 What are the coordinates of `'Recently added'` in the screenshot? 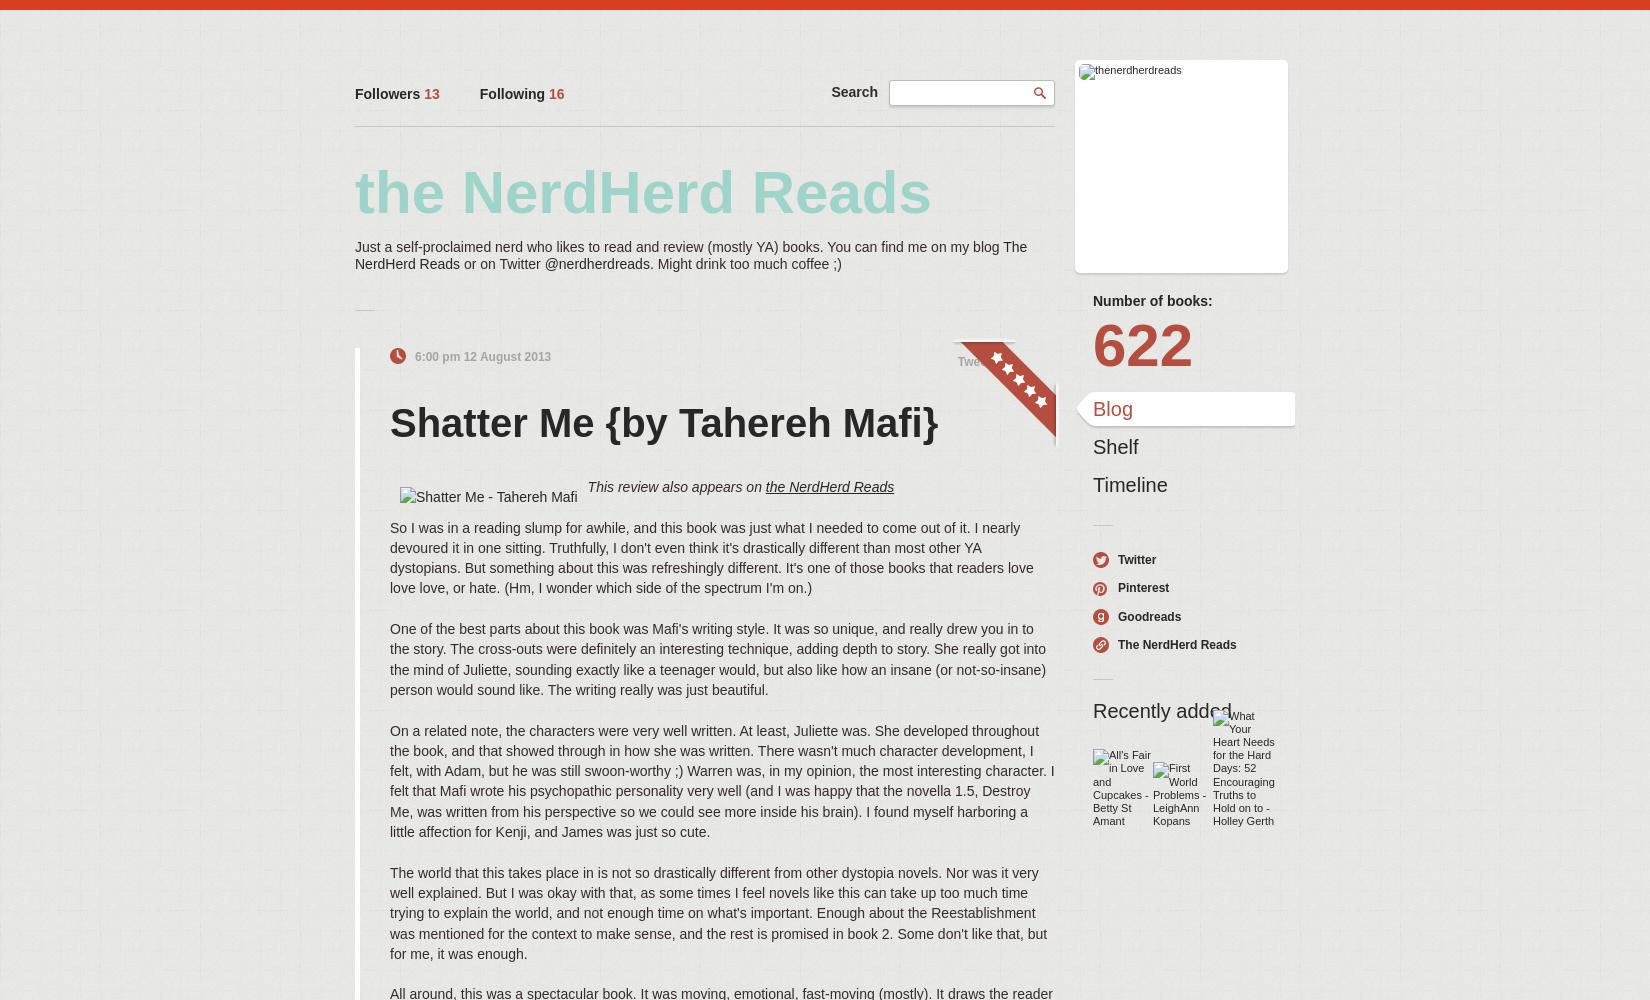 It's located at (1161, 710).